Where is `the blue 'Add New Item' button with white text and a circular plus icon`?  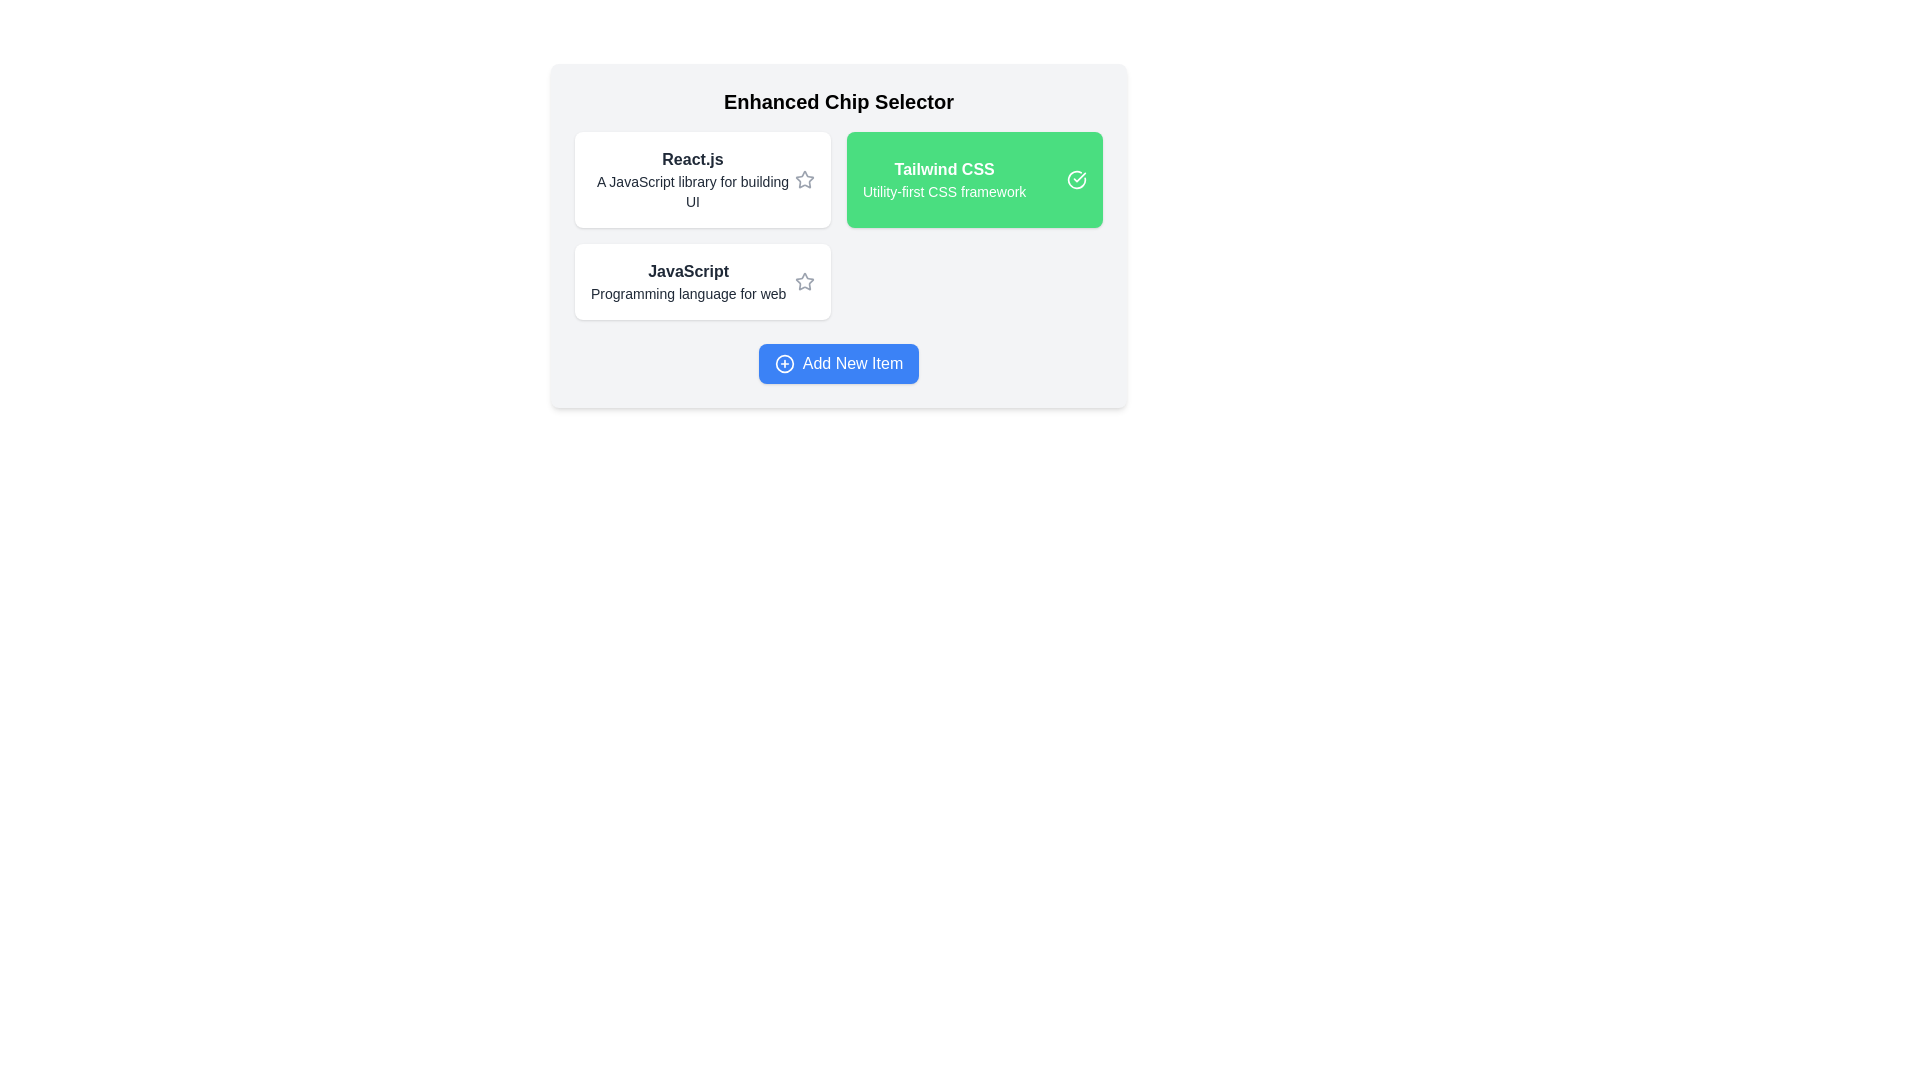 the blue 'Add New Item' button with white text and a circular plus icon is located at coordinates (839, 363).